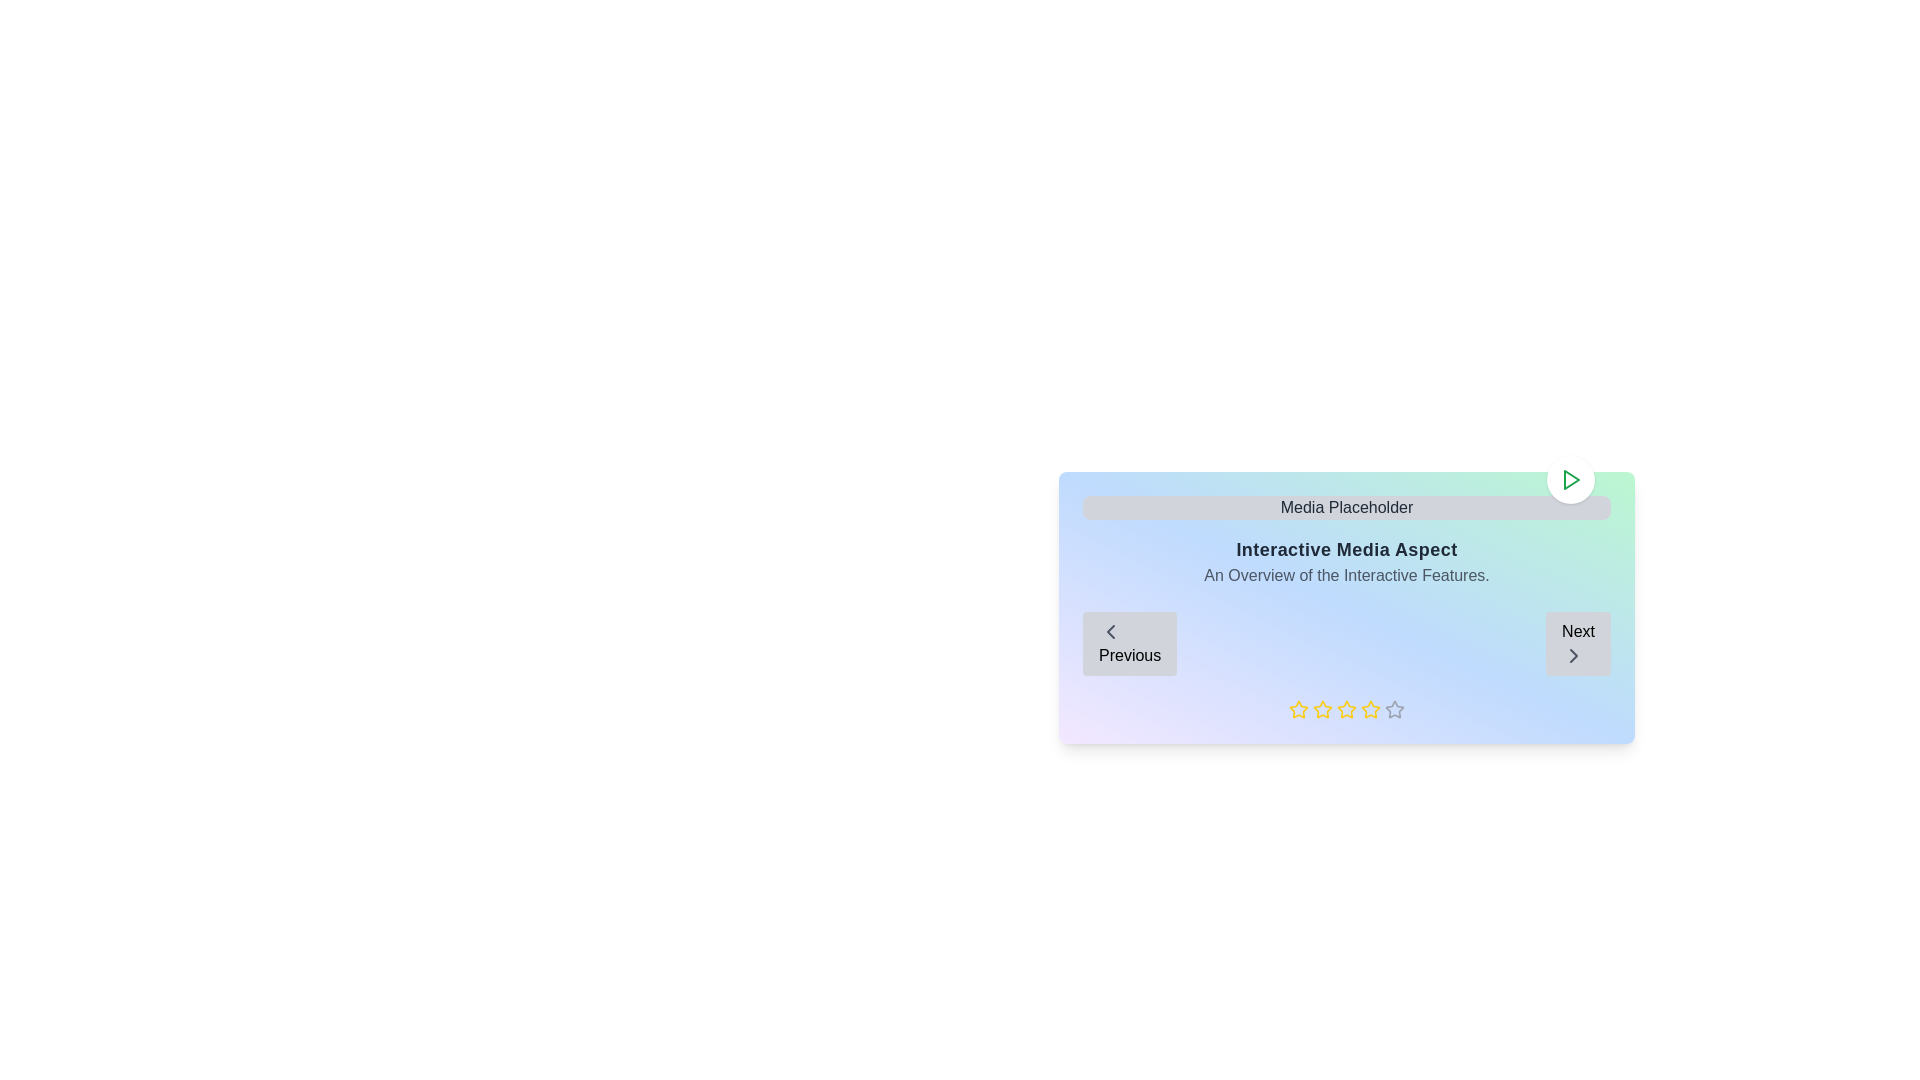  What do you see at coordinates (1347, 507) in the screenshot?
I see `the 'Media Placeholder' component, which is a rectangular element with a light gray background and dark gray text that reads 'Media Placeholder', located above the 'Interactive Media Aspect' header` at bounding box center [1347, 507].